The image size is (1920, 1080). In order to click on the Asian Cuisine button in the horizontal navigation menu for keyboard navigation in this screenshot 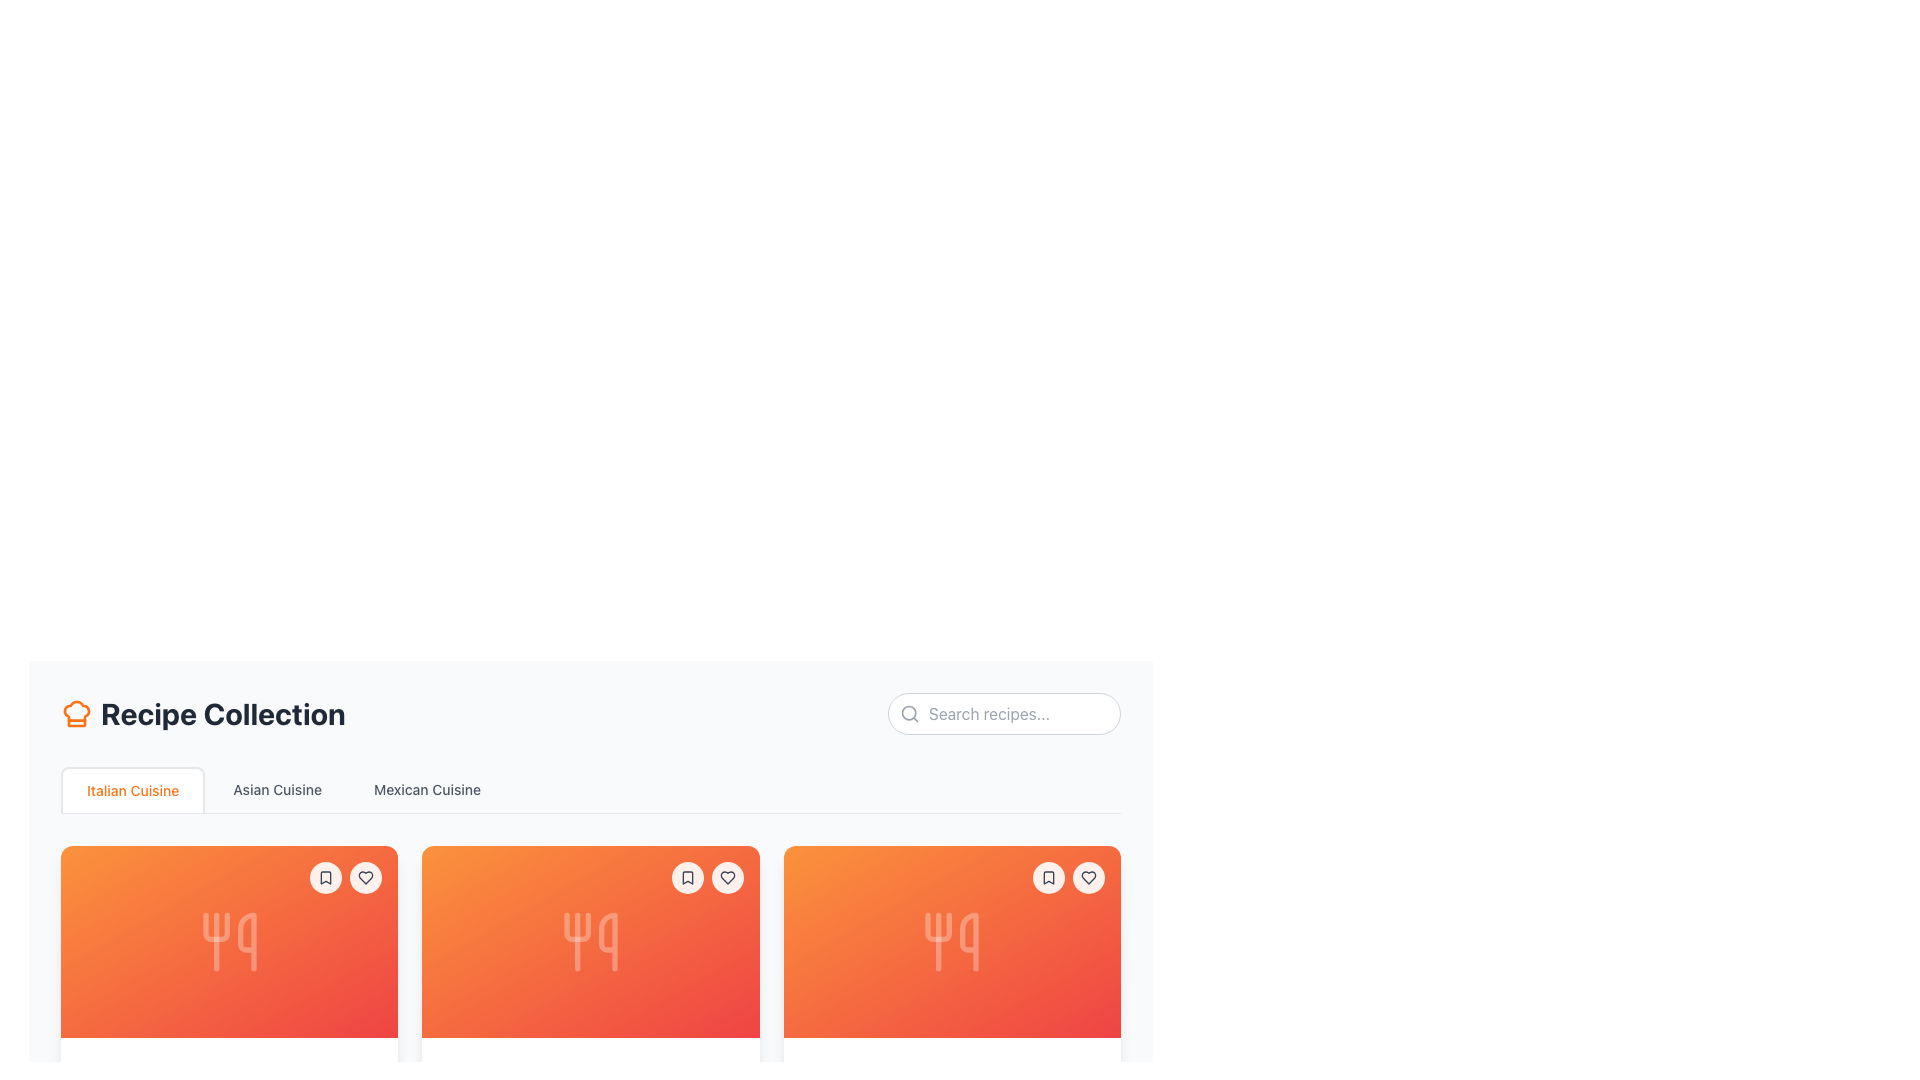, I will do `click(276, 789)`.